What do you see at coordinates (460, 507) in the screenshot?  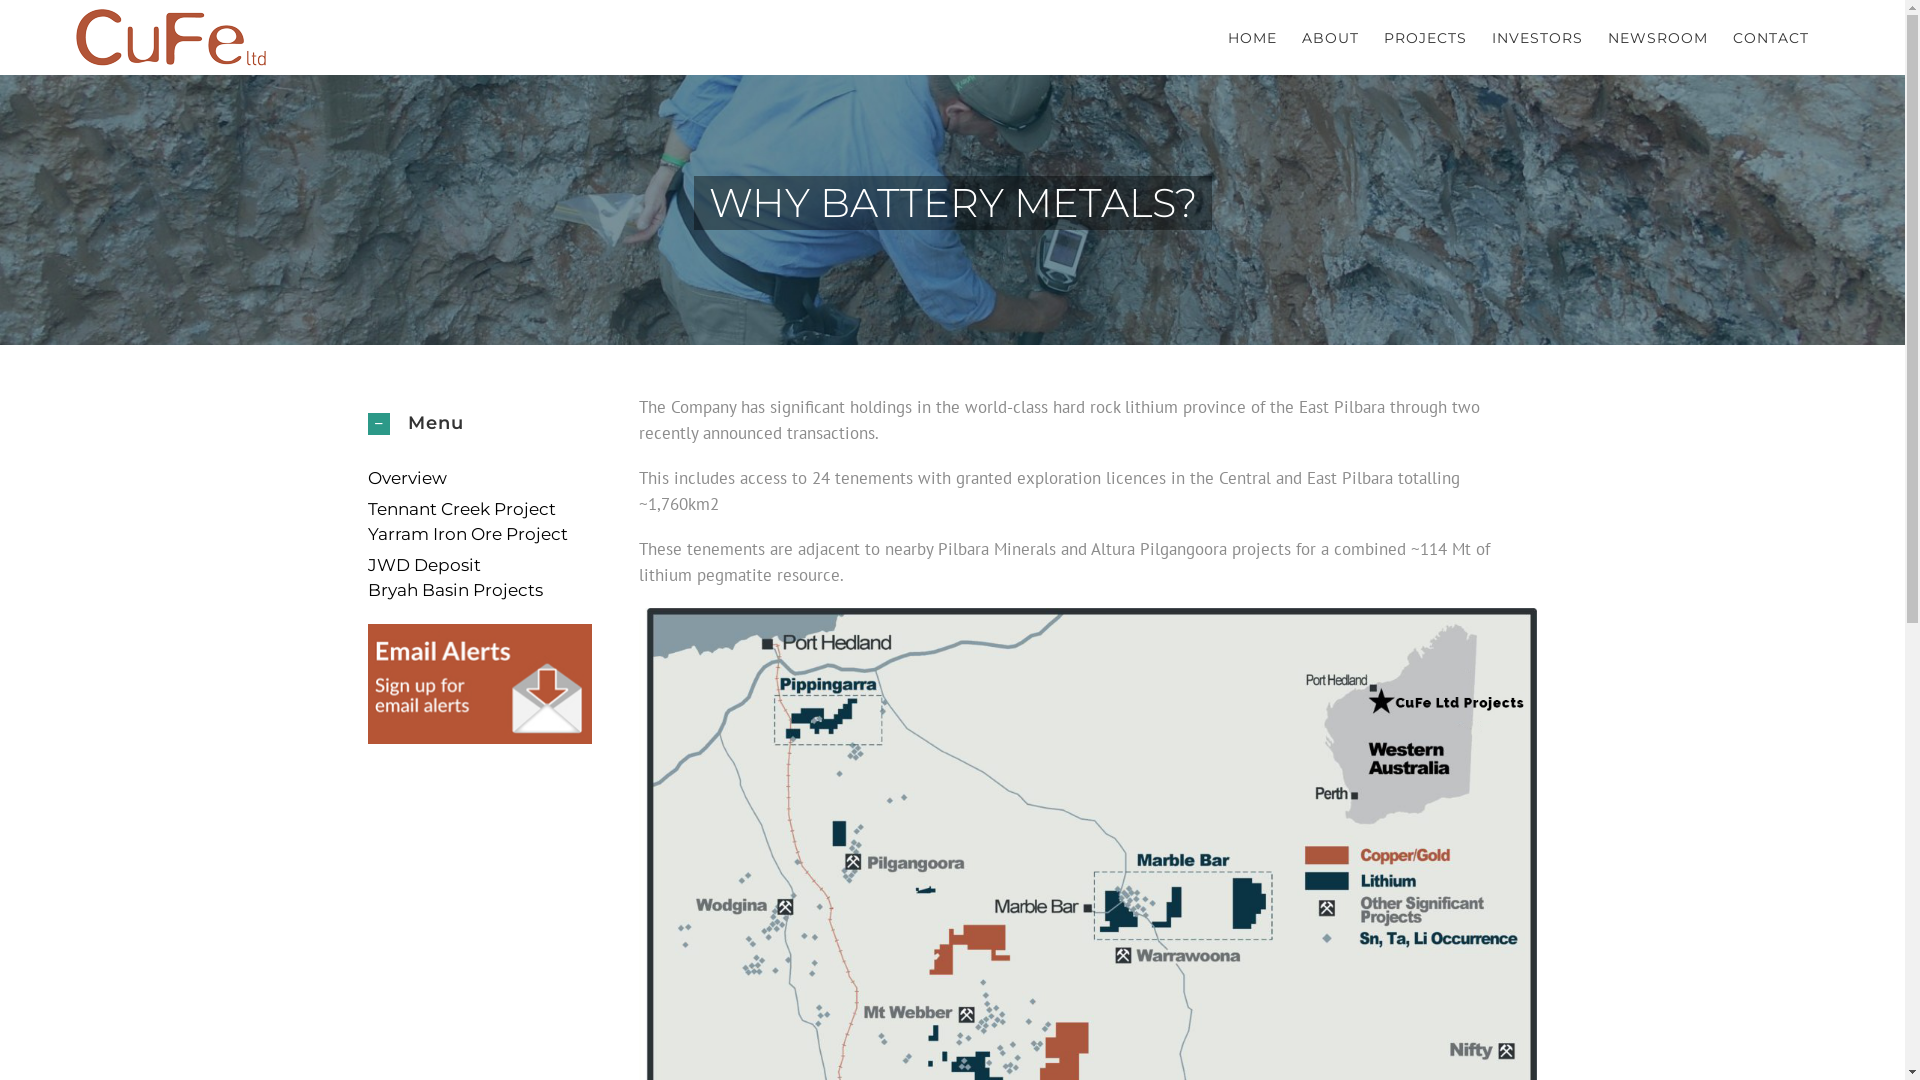 I see `'Tennant Creek Project'` at bounding box center [460, 507].